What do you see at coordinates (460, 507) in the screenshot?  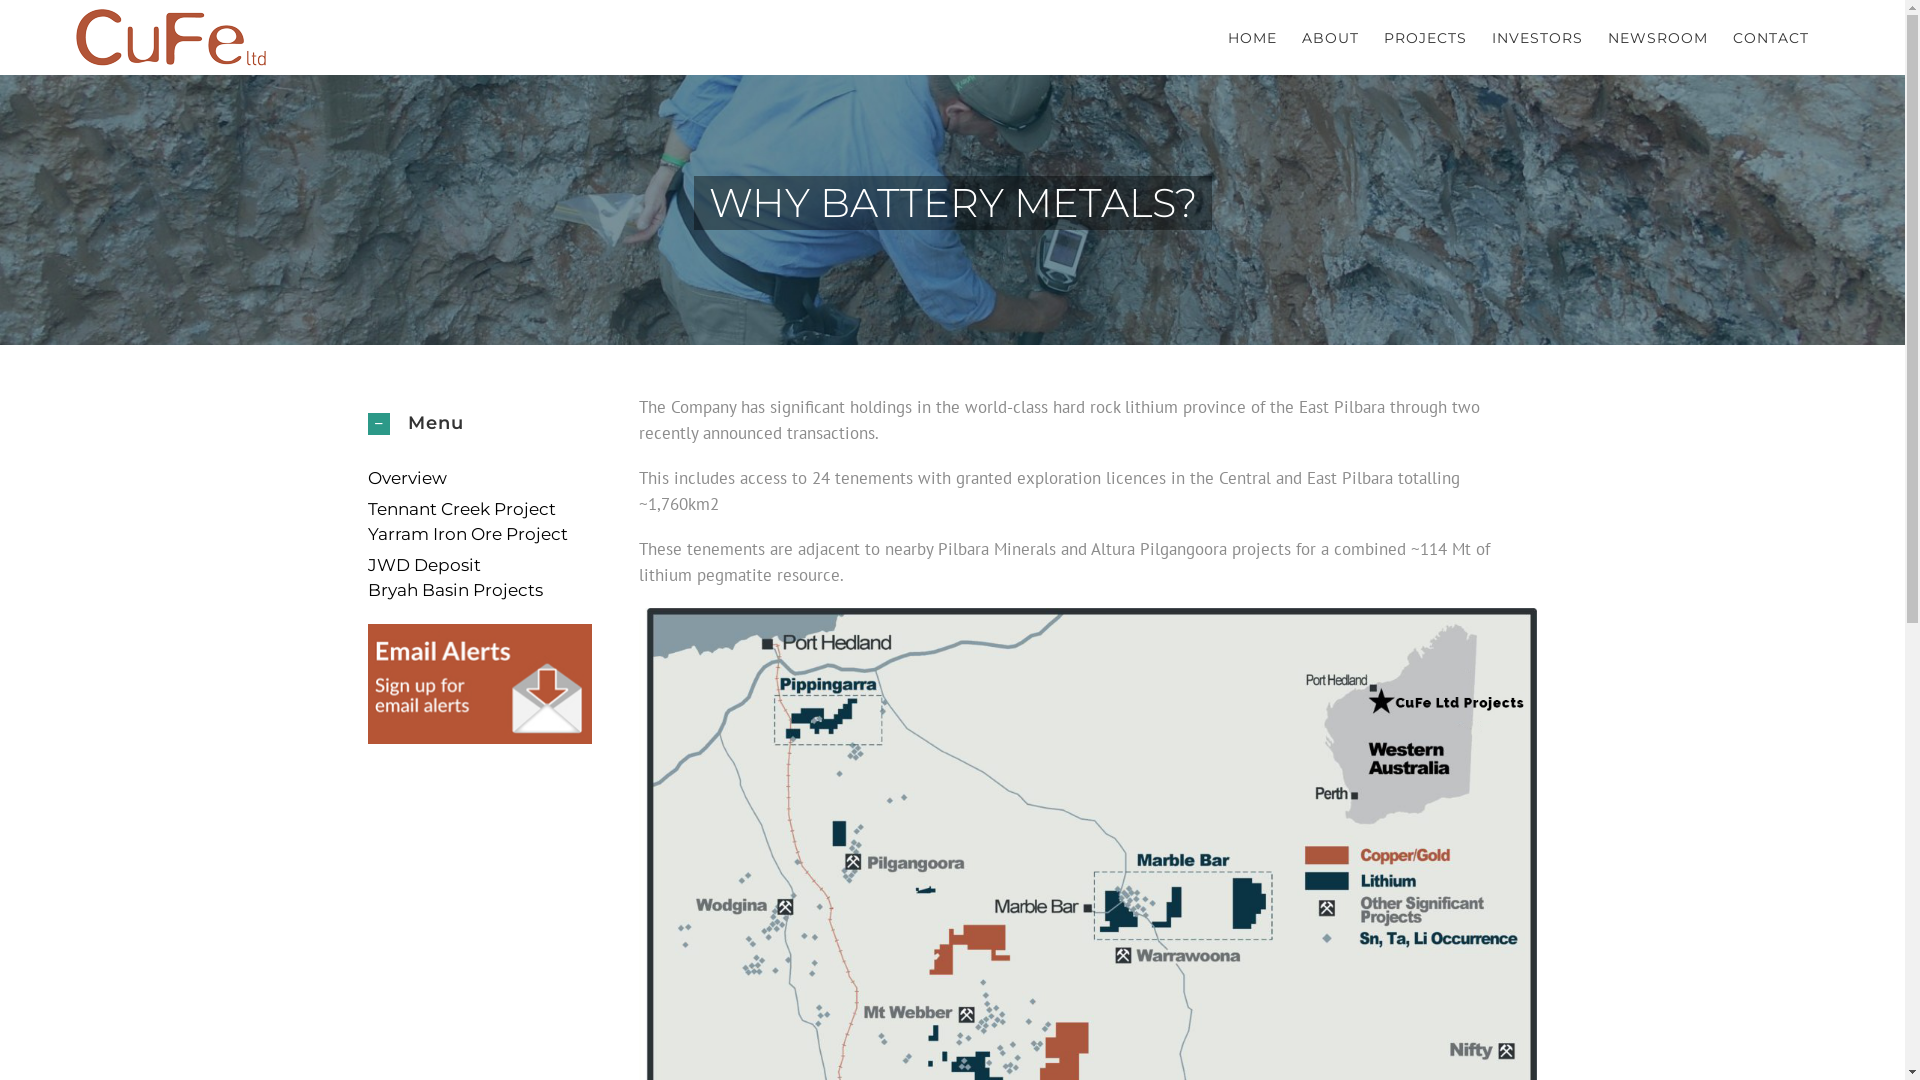 I see `'Tennant Creek Project'` at bounding box center [460, 507].